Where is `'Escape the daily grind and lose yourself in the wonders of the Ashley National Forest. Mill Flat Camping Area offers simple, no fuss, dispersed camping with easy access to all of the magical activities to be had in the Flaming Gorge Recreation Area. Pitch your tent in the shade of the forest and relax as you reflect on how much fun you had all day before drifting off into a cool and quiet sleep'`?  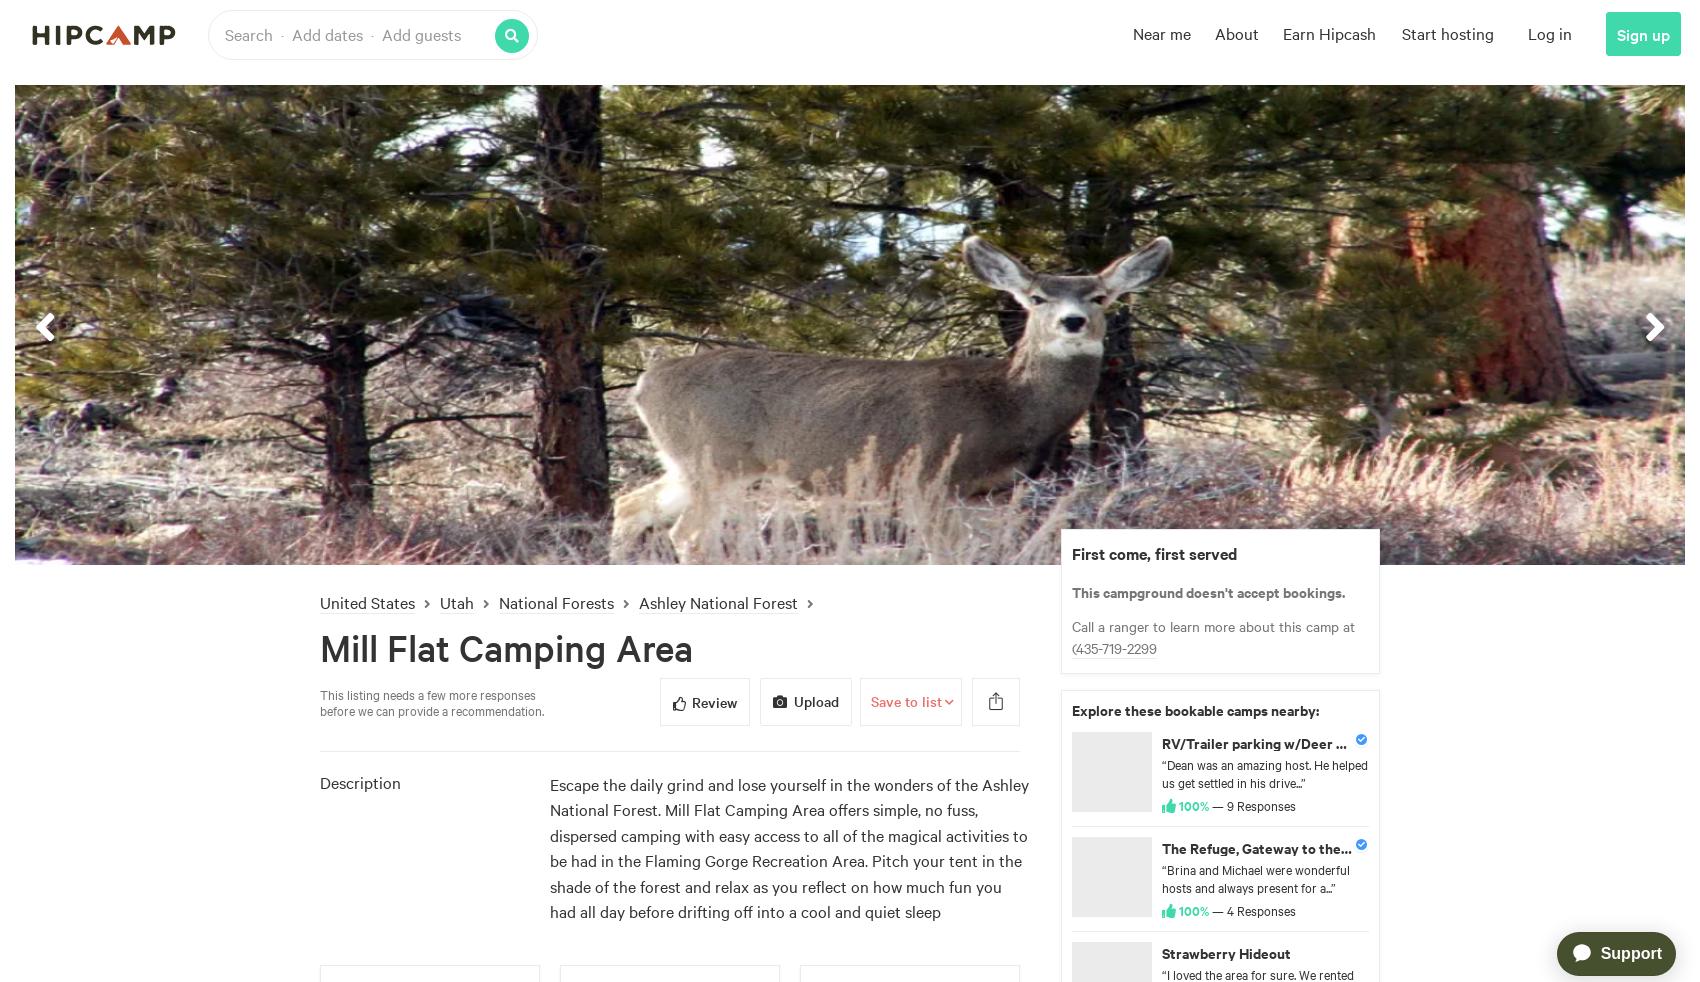 'Escape the daily grind and lose yourself in the wonders of the Ashley National Forest. Mill Flat Camping Area offers simple, no fuss, dispersed camping with easy access to all of the magical activities to be had in the Flaming Gorge Recreation Area. Pitch your tent in the shade of the forest and relax as you reflect on how much fun you had all day before drifting off into a cool and quiet sleep' is located at coordinates (788, 846).